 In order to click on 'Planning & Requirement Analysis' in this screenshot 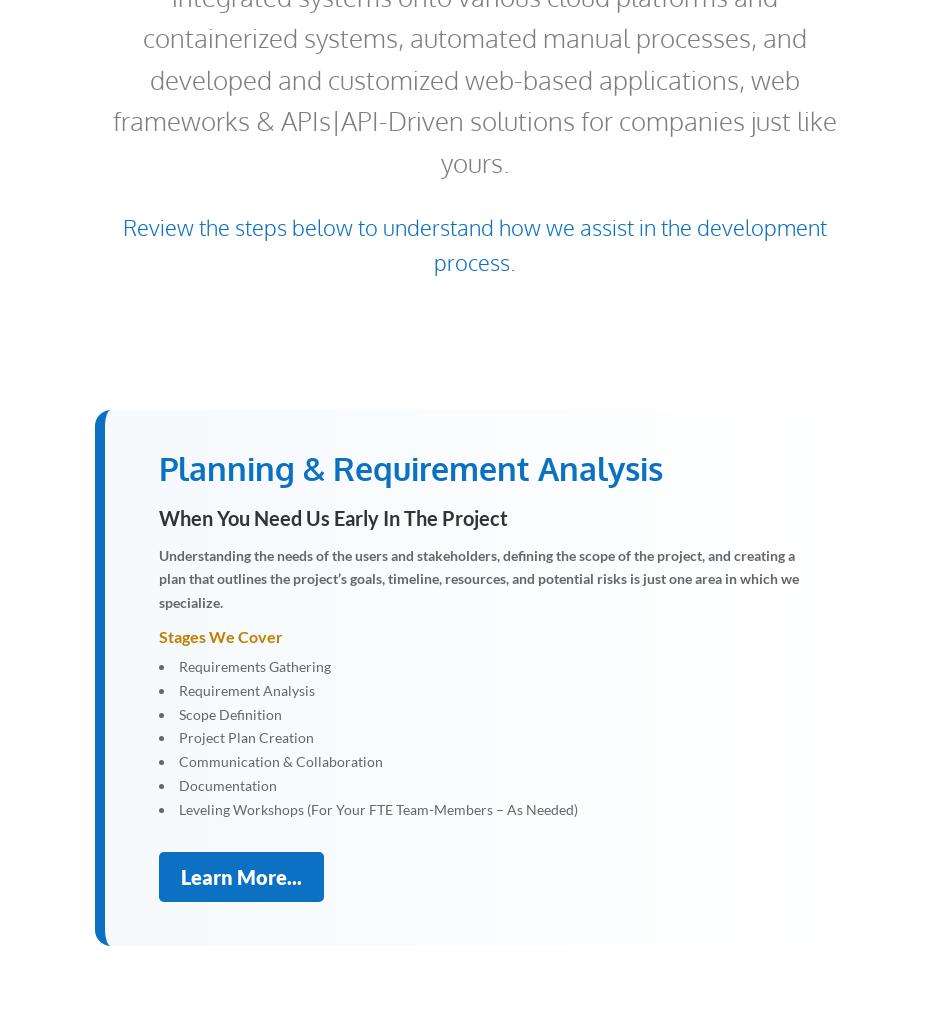, I will do `click(409, 466)`.